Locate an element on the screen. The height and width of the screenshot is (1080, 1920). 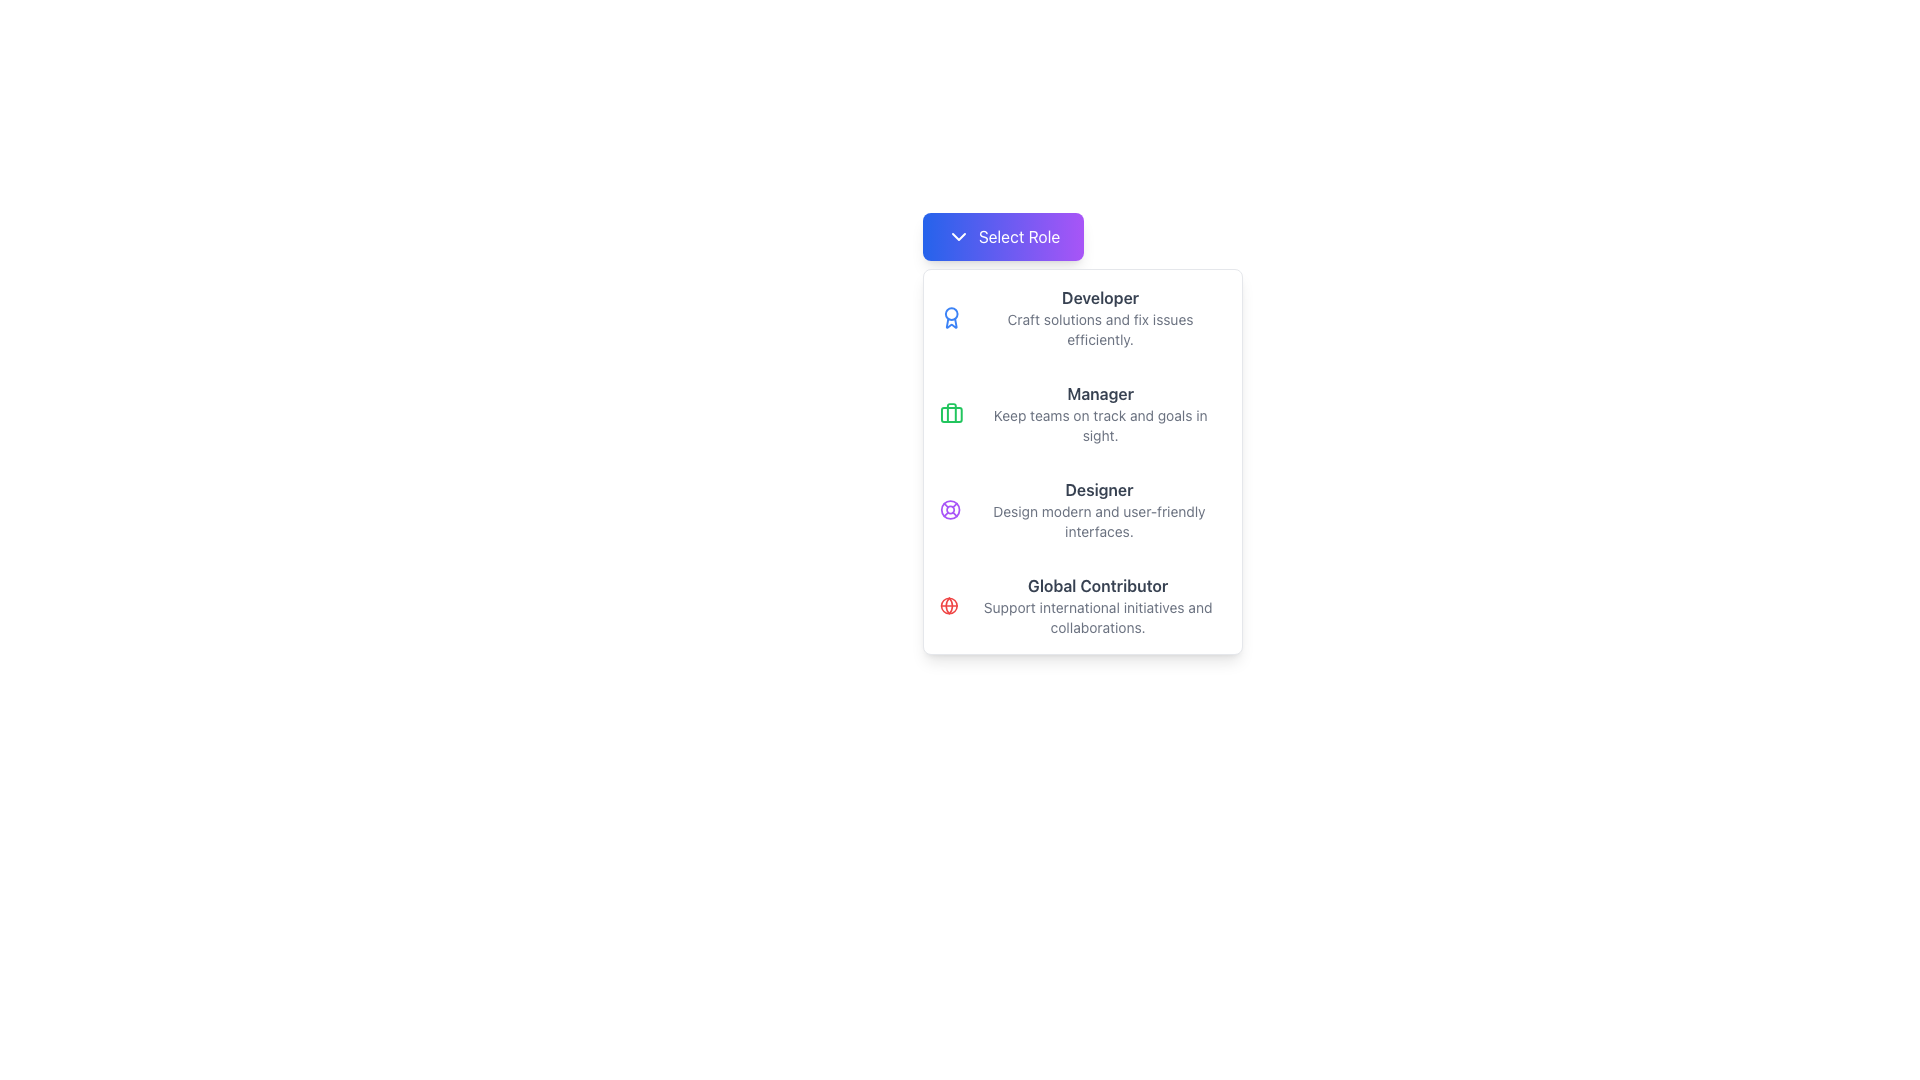
the selectable dropdown item labeled 'Designer' is located at coordinates (1081, 508).